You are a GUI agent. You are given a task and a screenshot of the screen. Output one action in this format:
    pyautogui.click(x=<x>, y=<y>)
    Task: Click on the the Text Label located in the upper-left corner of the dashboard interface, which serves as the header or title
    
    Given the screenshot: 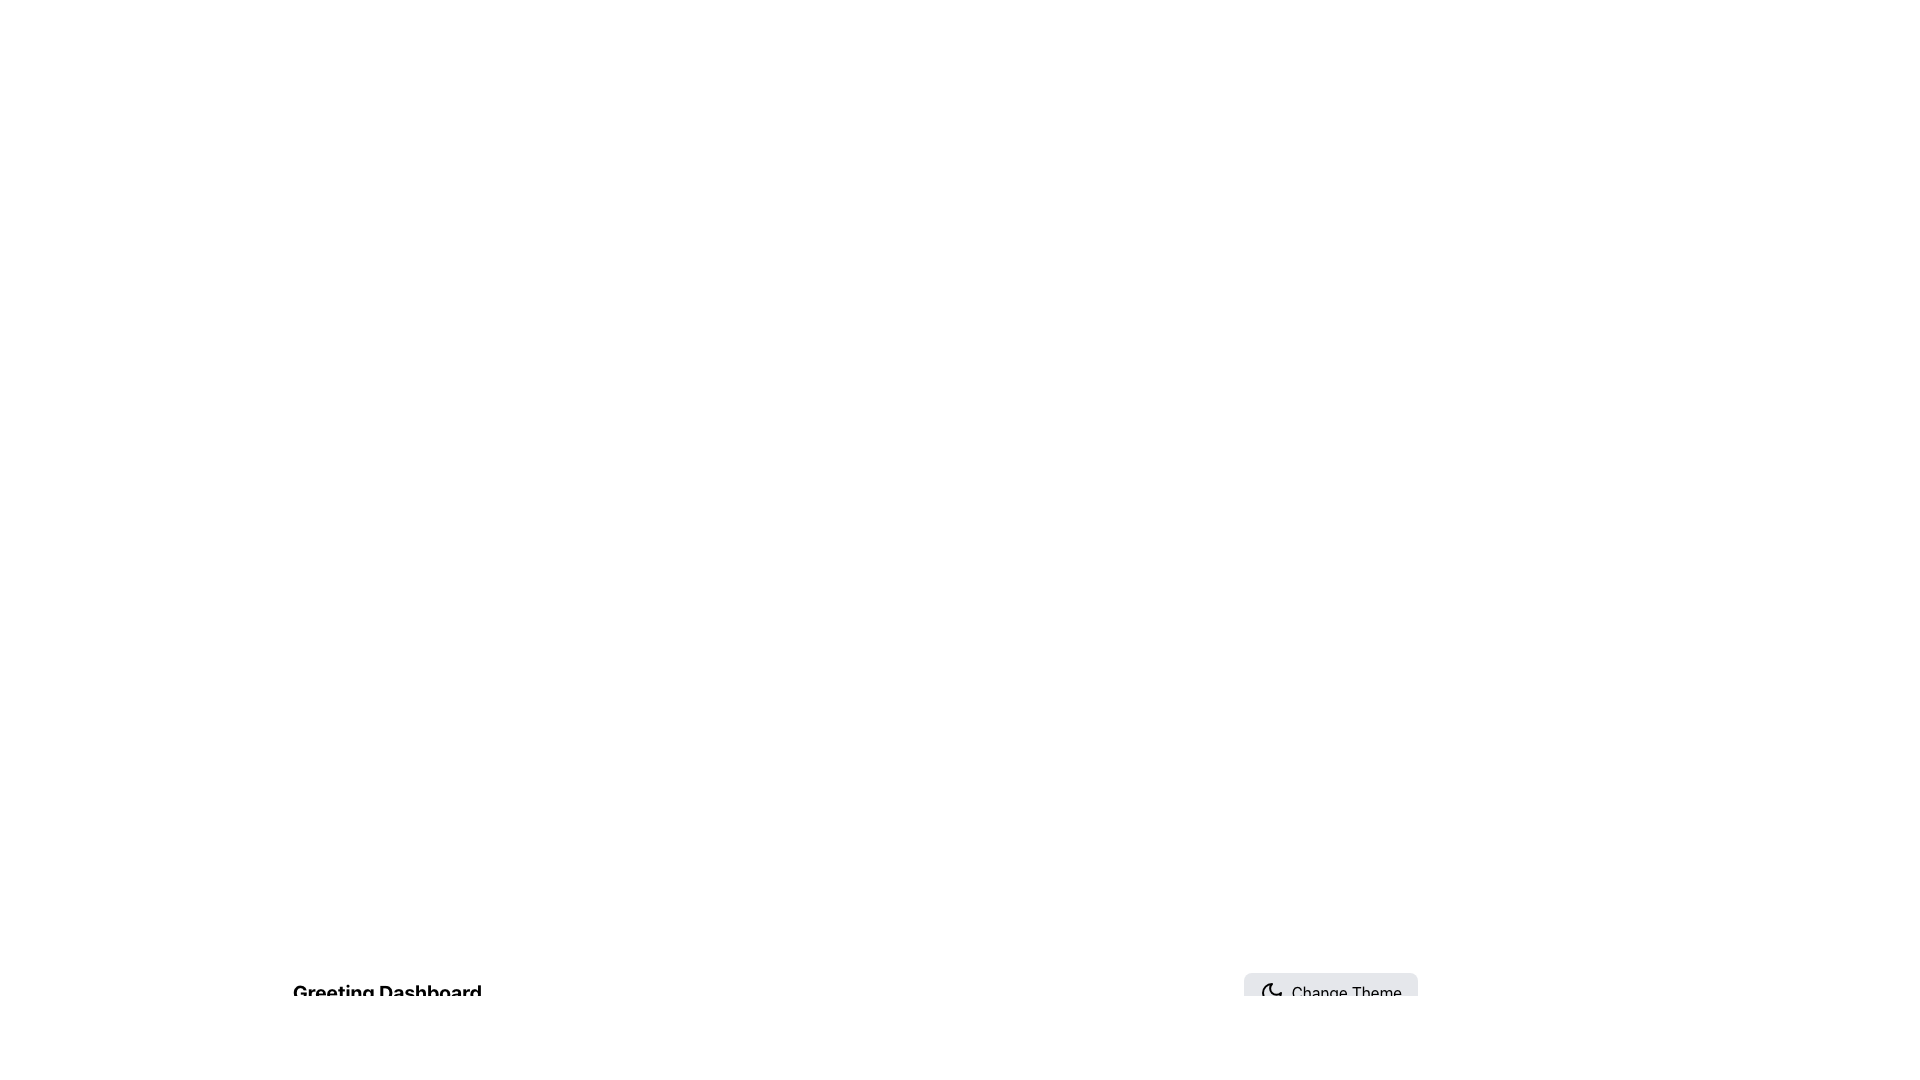 What is the action you would take?
    pyautogui.click(x=387, y=992)
    